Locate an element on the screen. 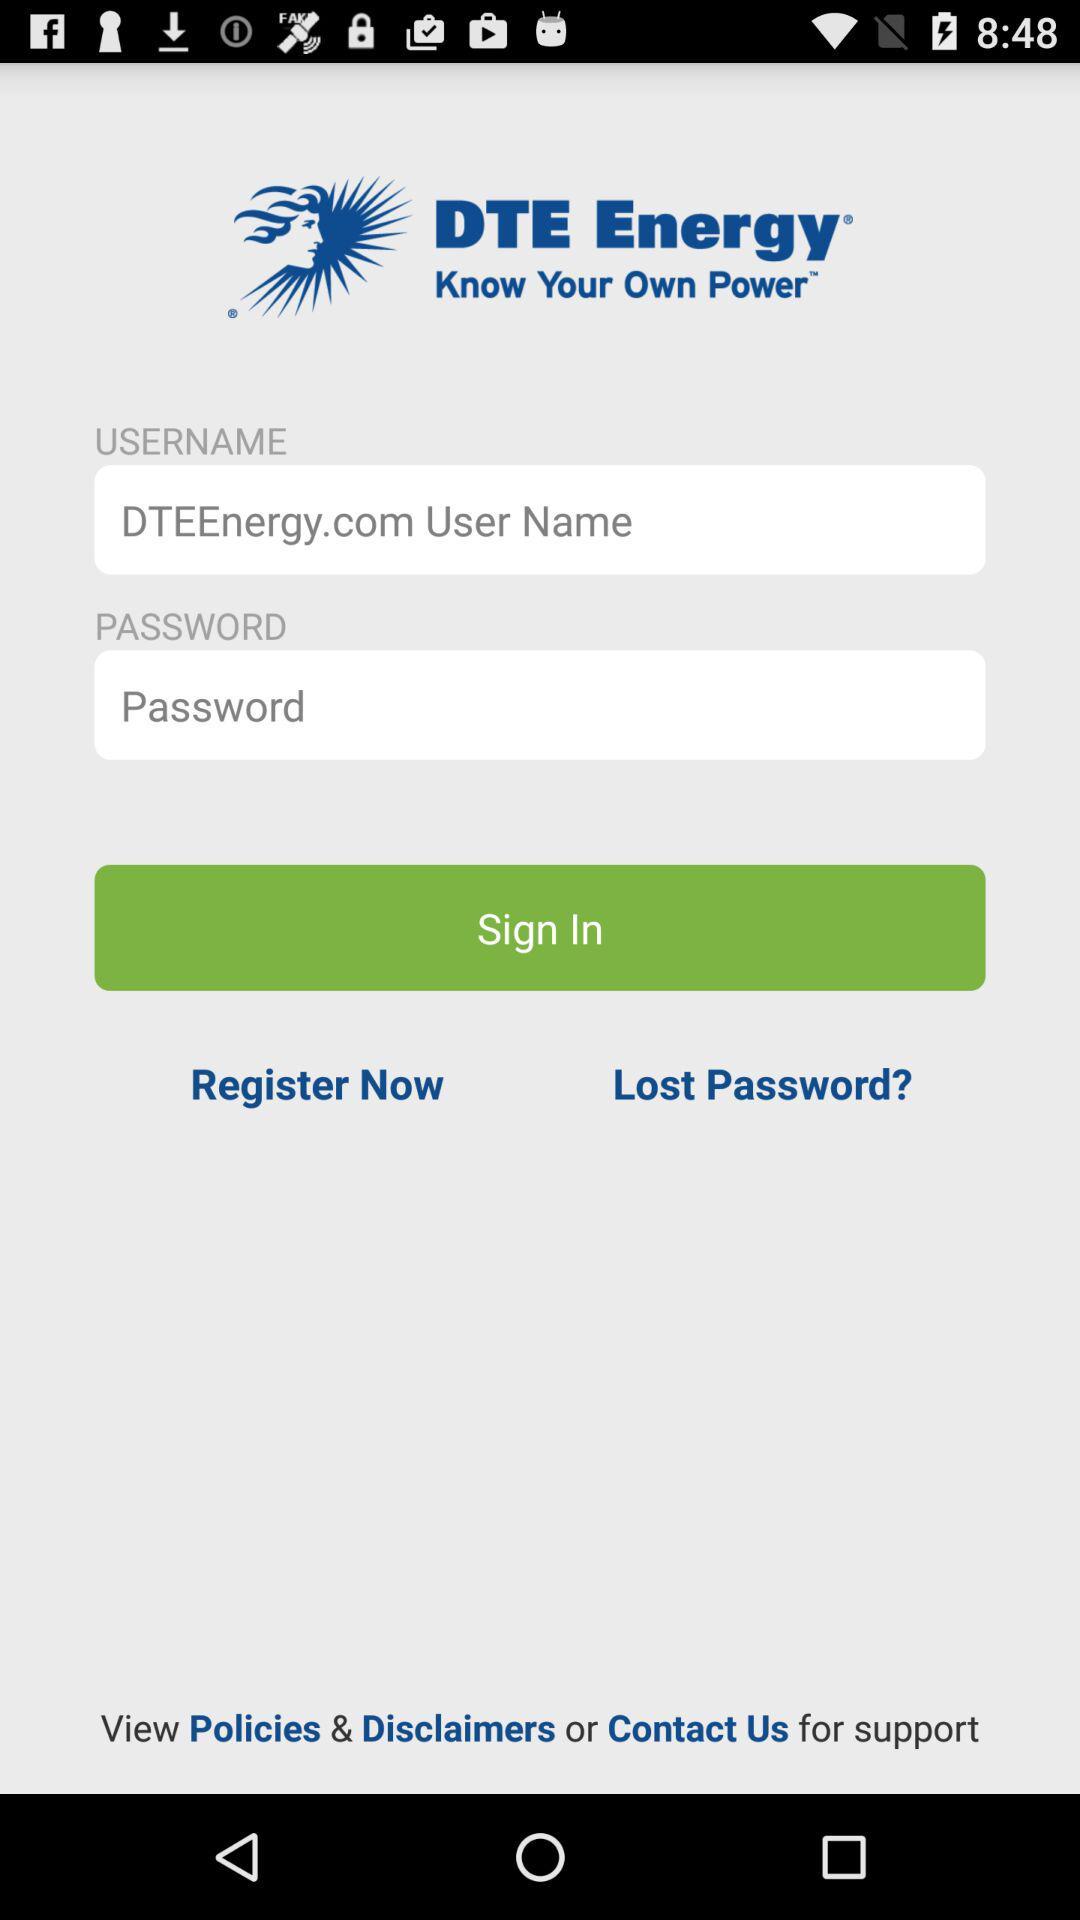 The width and height of the screenshot is (1080, 1920). the icon to the right of register now item is located at coordinates (762, 1082).